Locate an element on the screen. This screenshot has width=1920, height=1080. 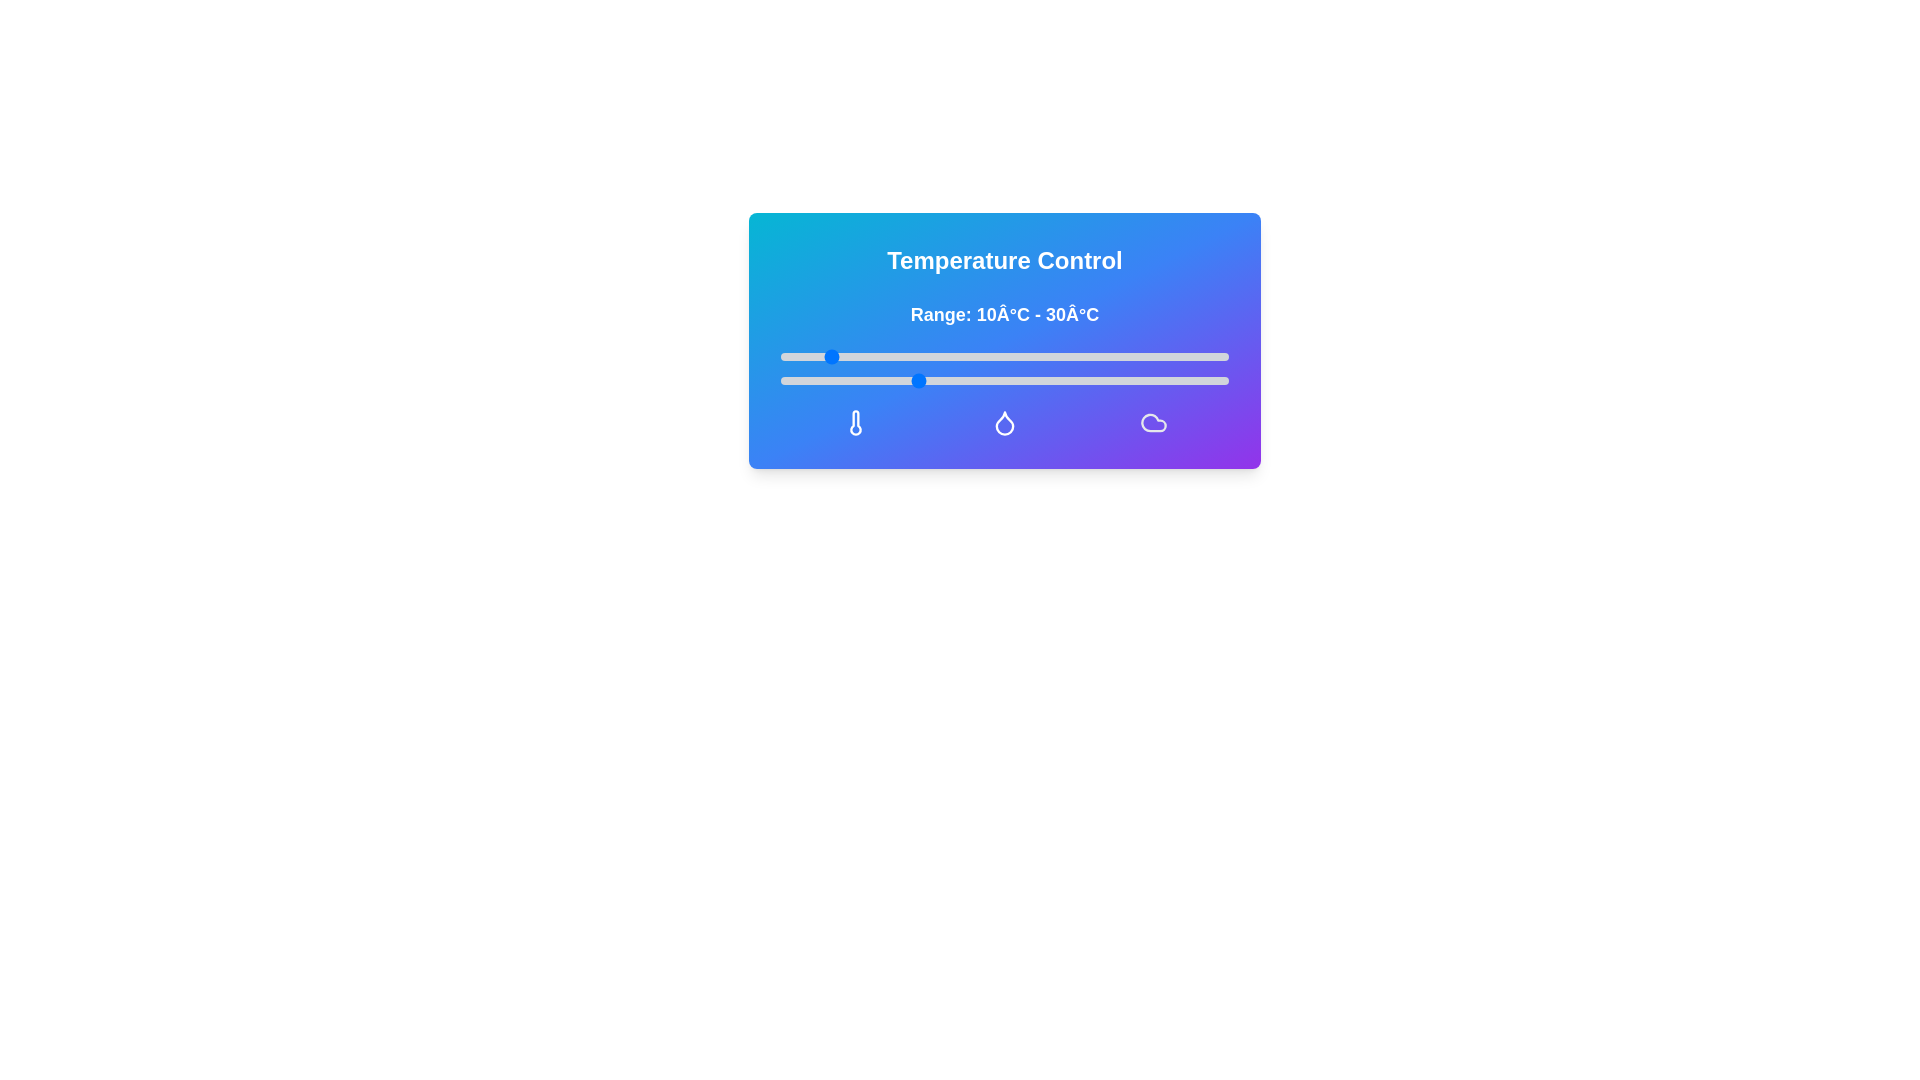
the cloud icon, which is centered horizontally at the bottom of the card interface and is positioned to the right of a thermometer and a droplet icon is located at coordinates (1153, 422).